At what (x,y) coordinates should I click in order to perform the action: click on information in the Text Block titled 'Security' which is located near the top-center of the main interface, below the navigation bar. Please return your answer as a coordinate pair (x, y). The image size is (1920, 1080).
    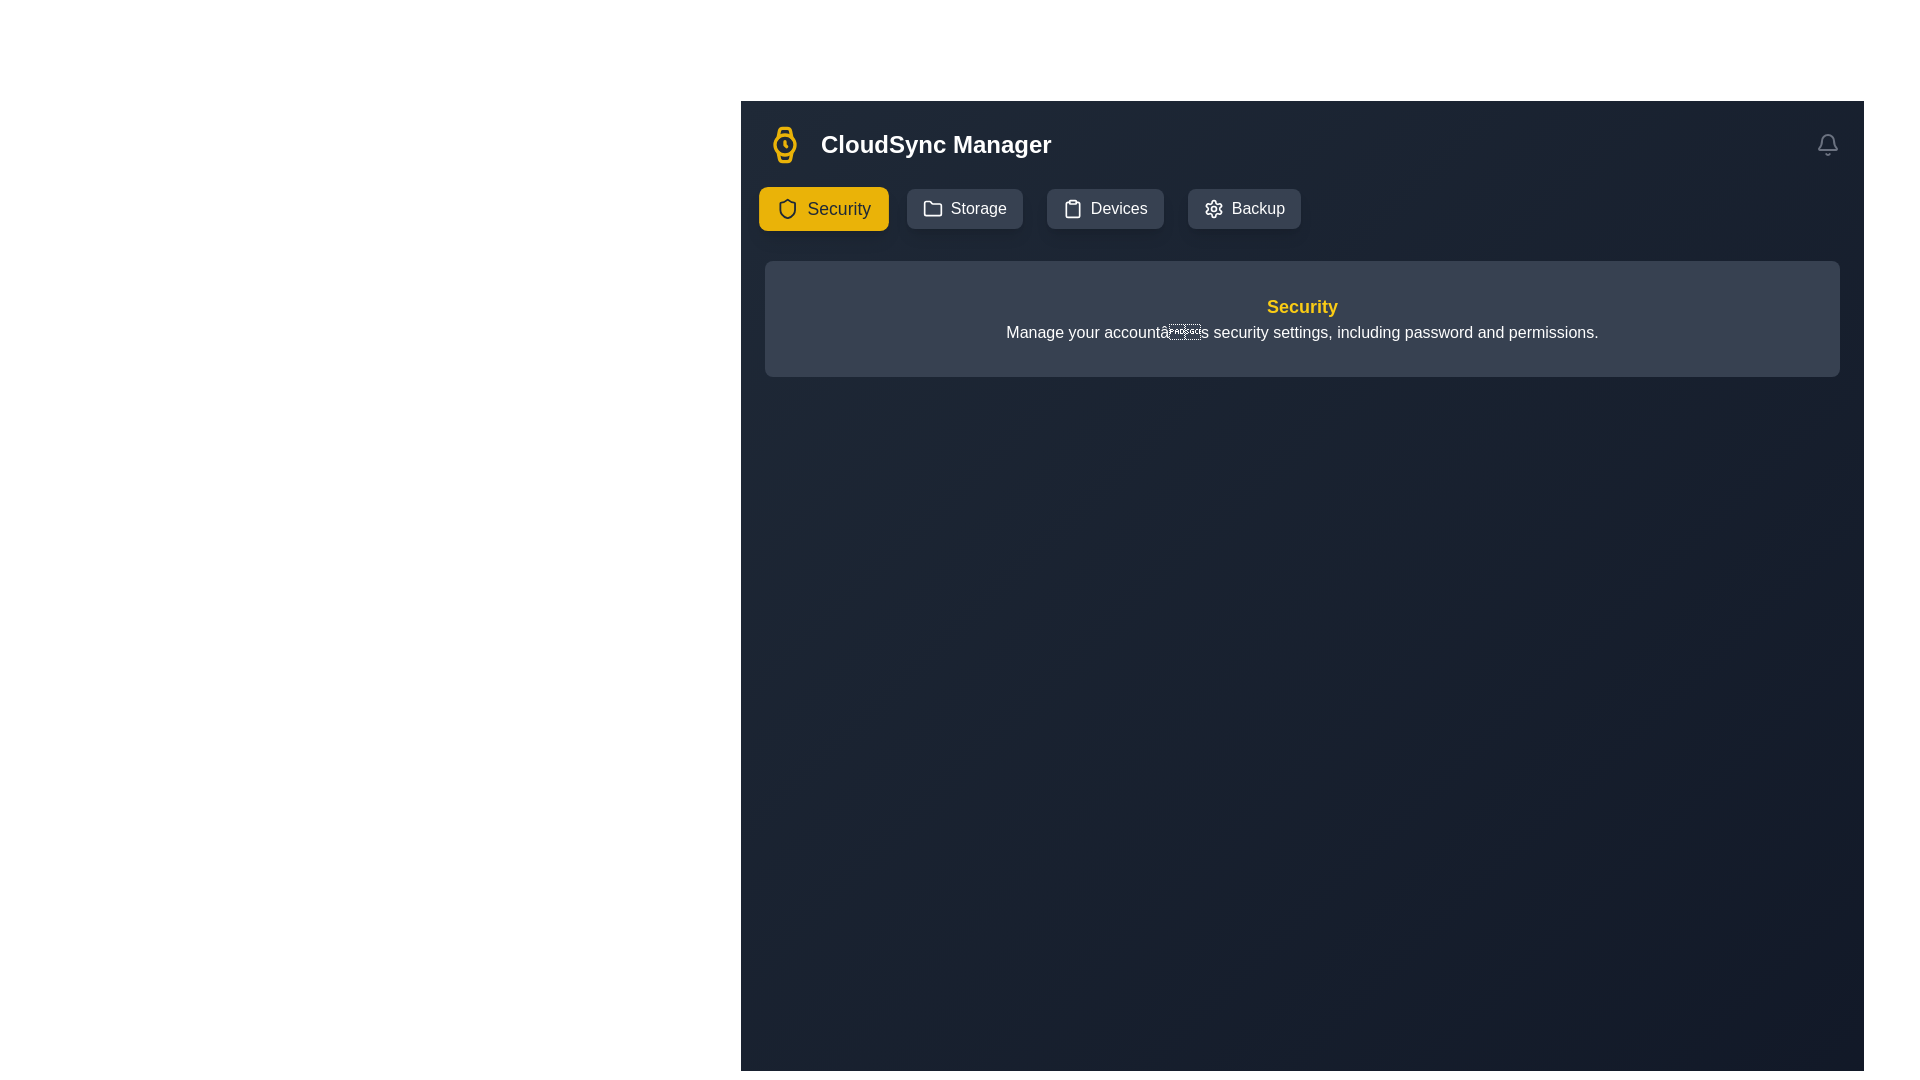
    Looking at the image, I should click on (1302, 318).